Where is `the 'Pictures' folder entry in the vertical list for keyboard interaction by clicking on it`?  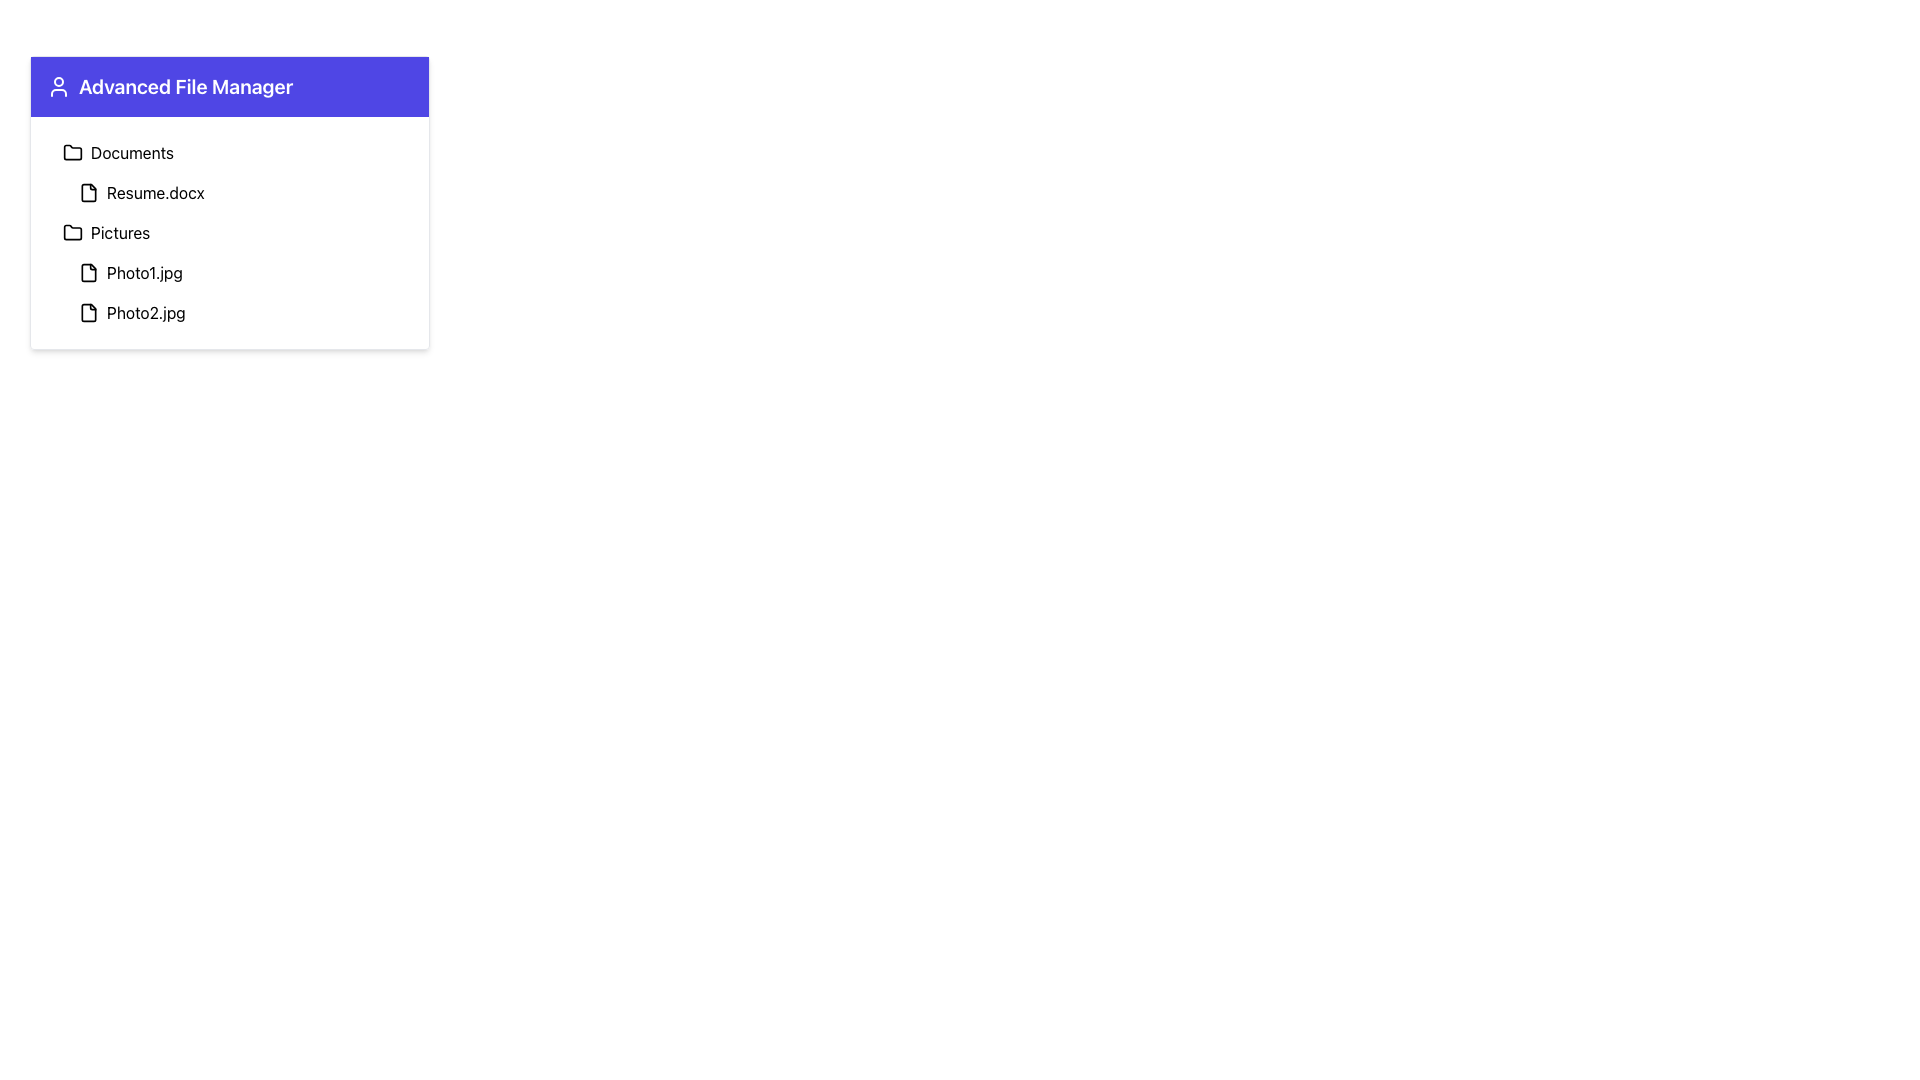 the 'Pictures' folder entry in the vertical list for keyboard interaction by clicking on it is located at coordinates (230, 231).